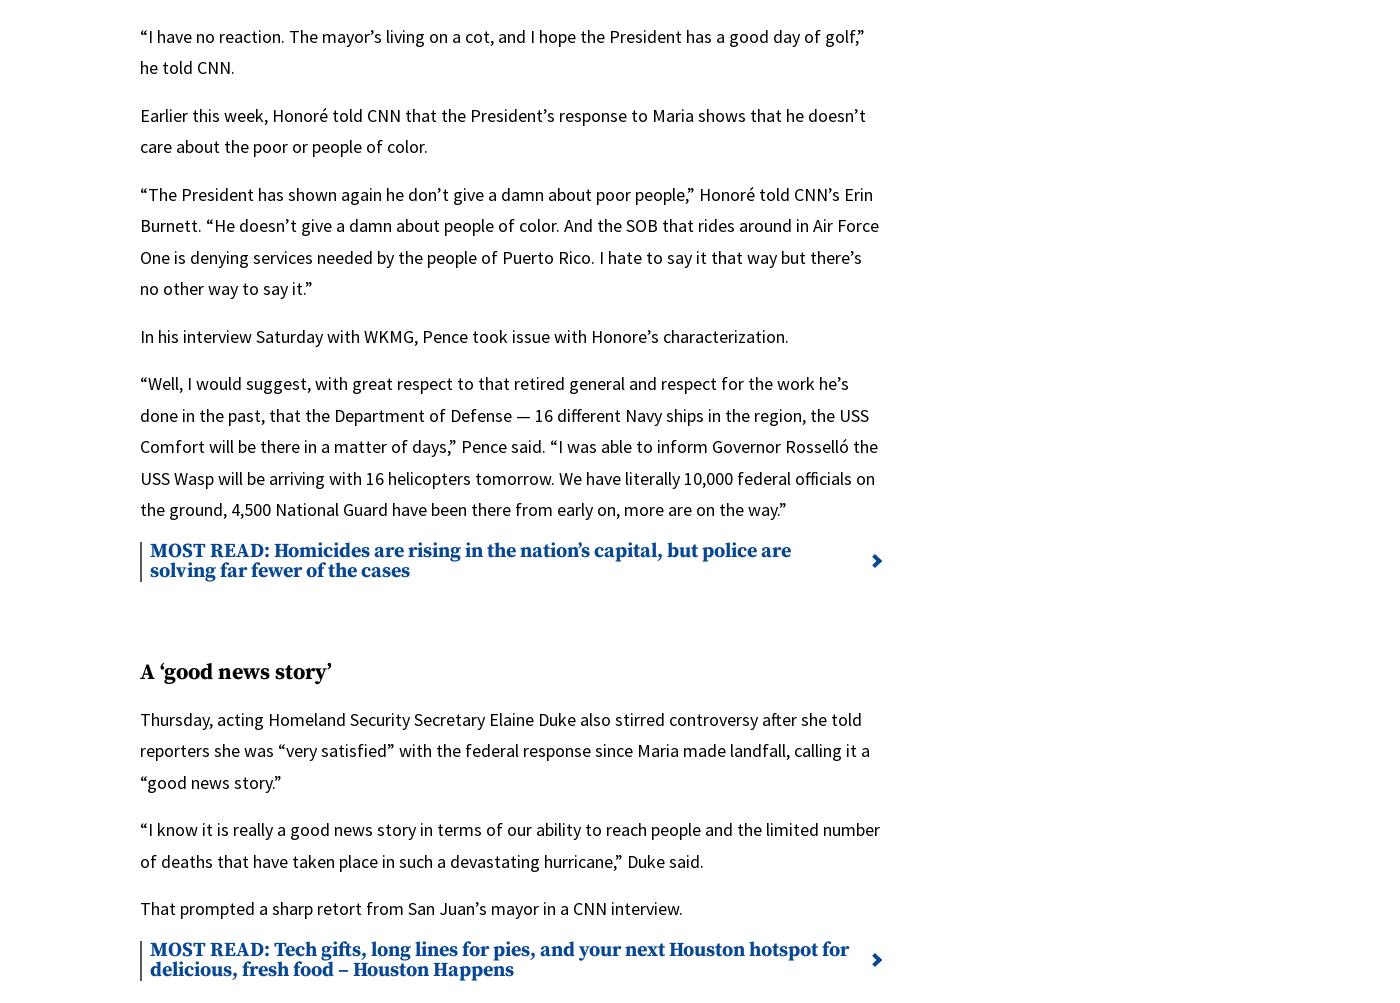 This screenshot has width=1400, height=1003. Describe the element at coordinates (140, 907) in the screenshot. I see `'That prompted a sharp retort from San Juan’s mayor in a CNN interview.'` at that location.